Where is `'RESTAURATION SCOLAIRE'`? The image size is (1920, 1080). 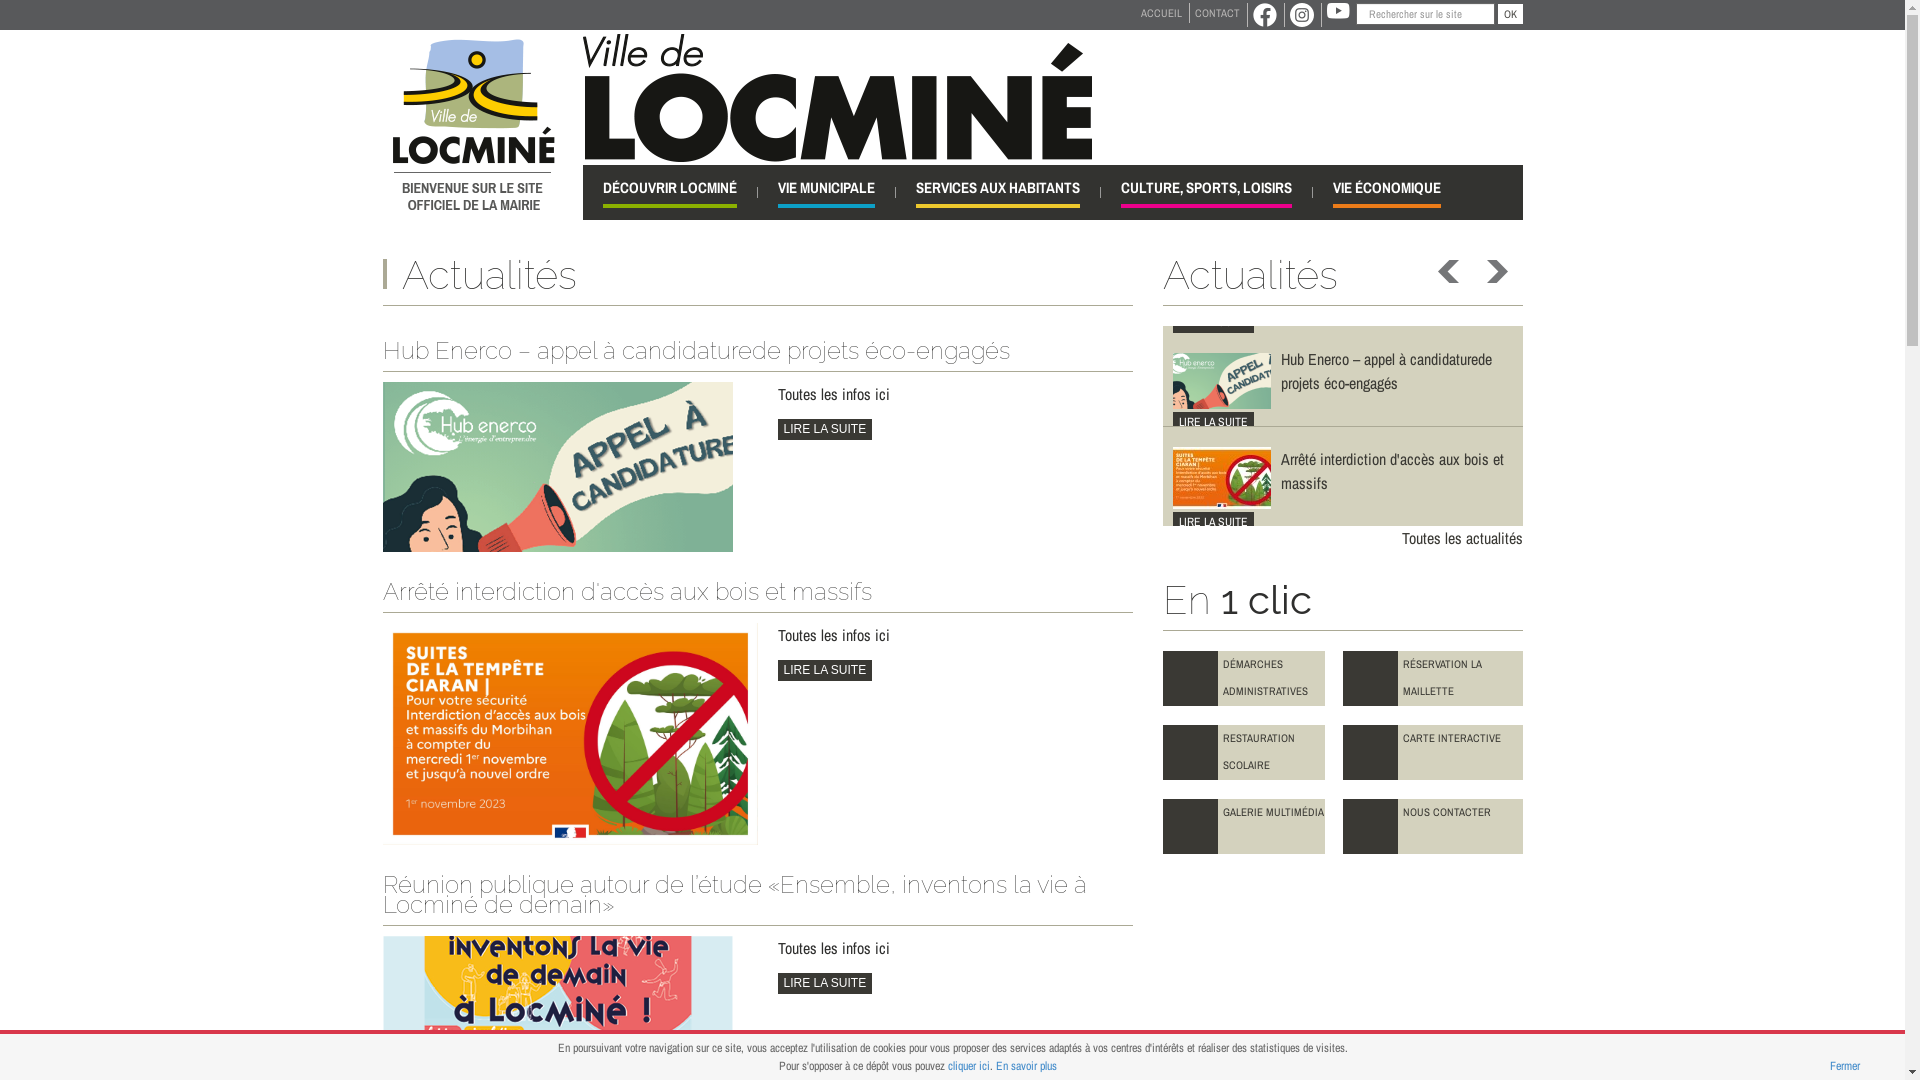
'RESTAURATION SCOLAIRE' is located at coordinates (1242, 752).